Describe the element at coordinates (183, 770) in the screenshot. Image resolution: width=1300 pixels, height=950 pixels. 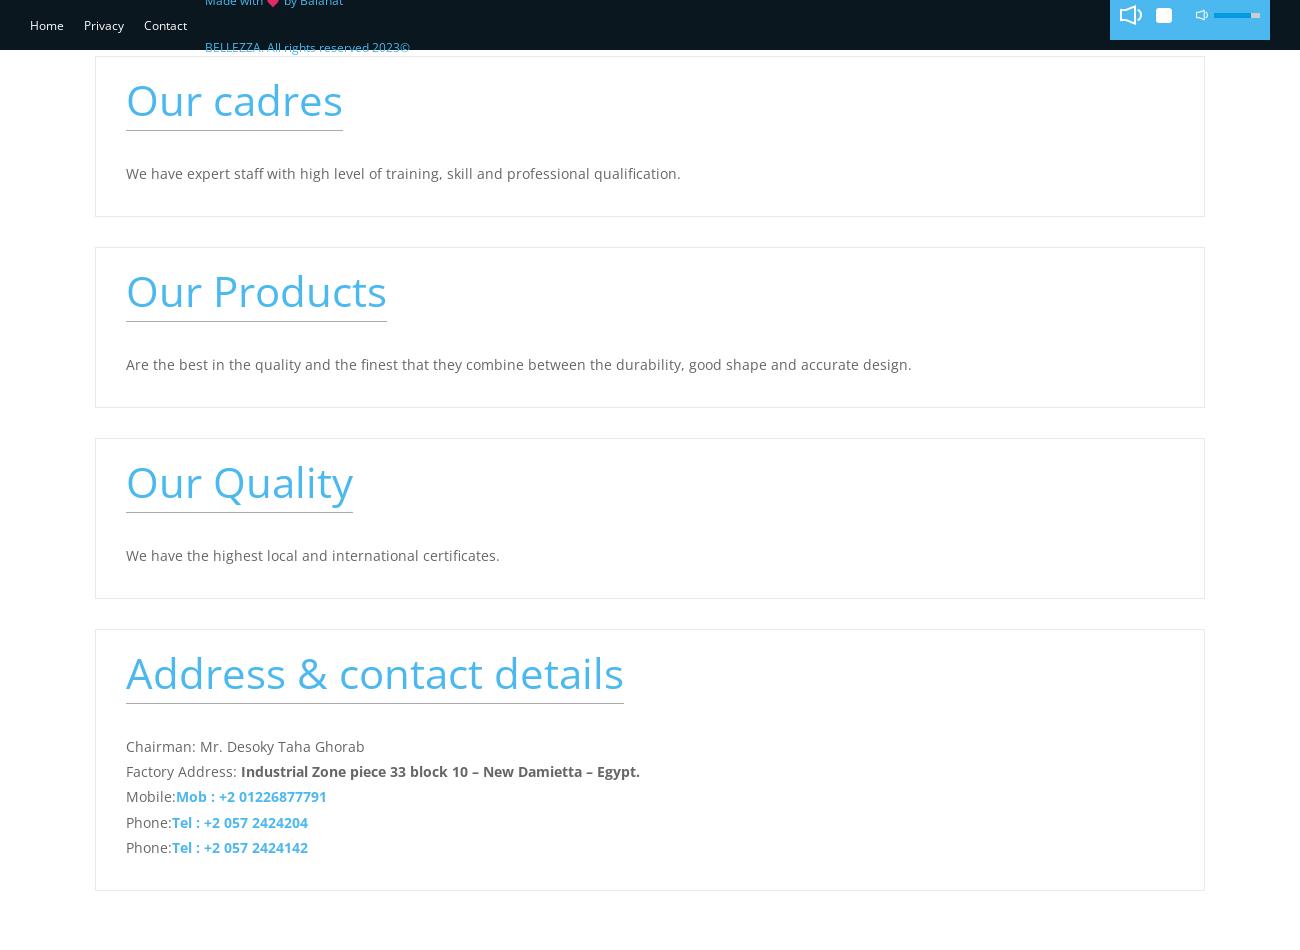
I see `'Factory Address:'` at that location.